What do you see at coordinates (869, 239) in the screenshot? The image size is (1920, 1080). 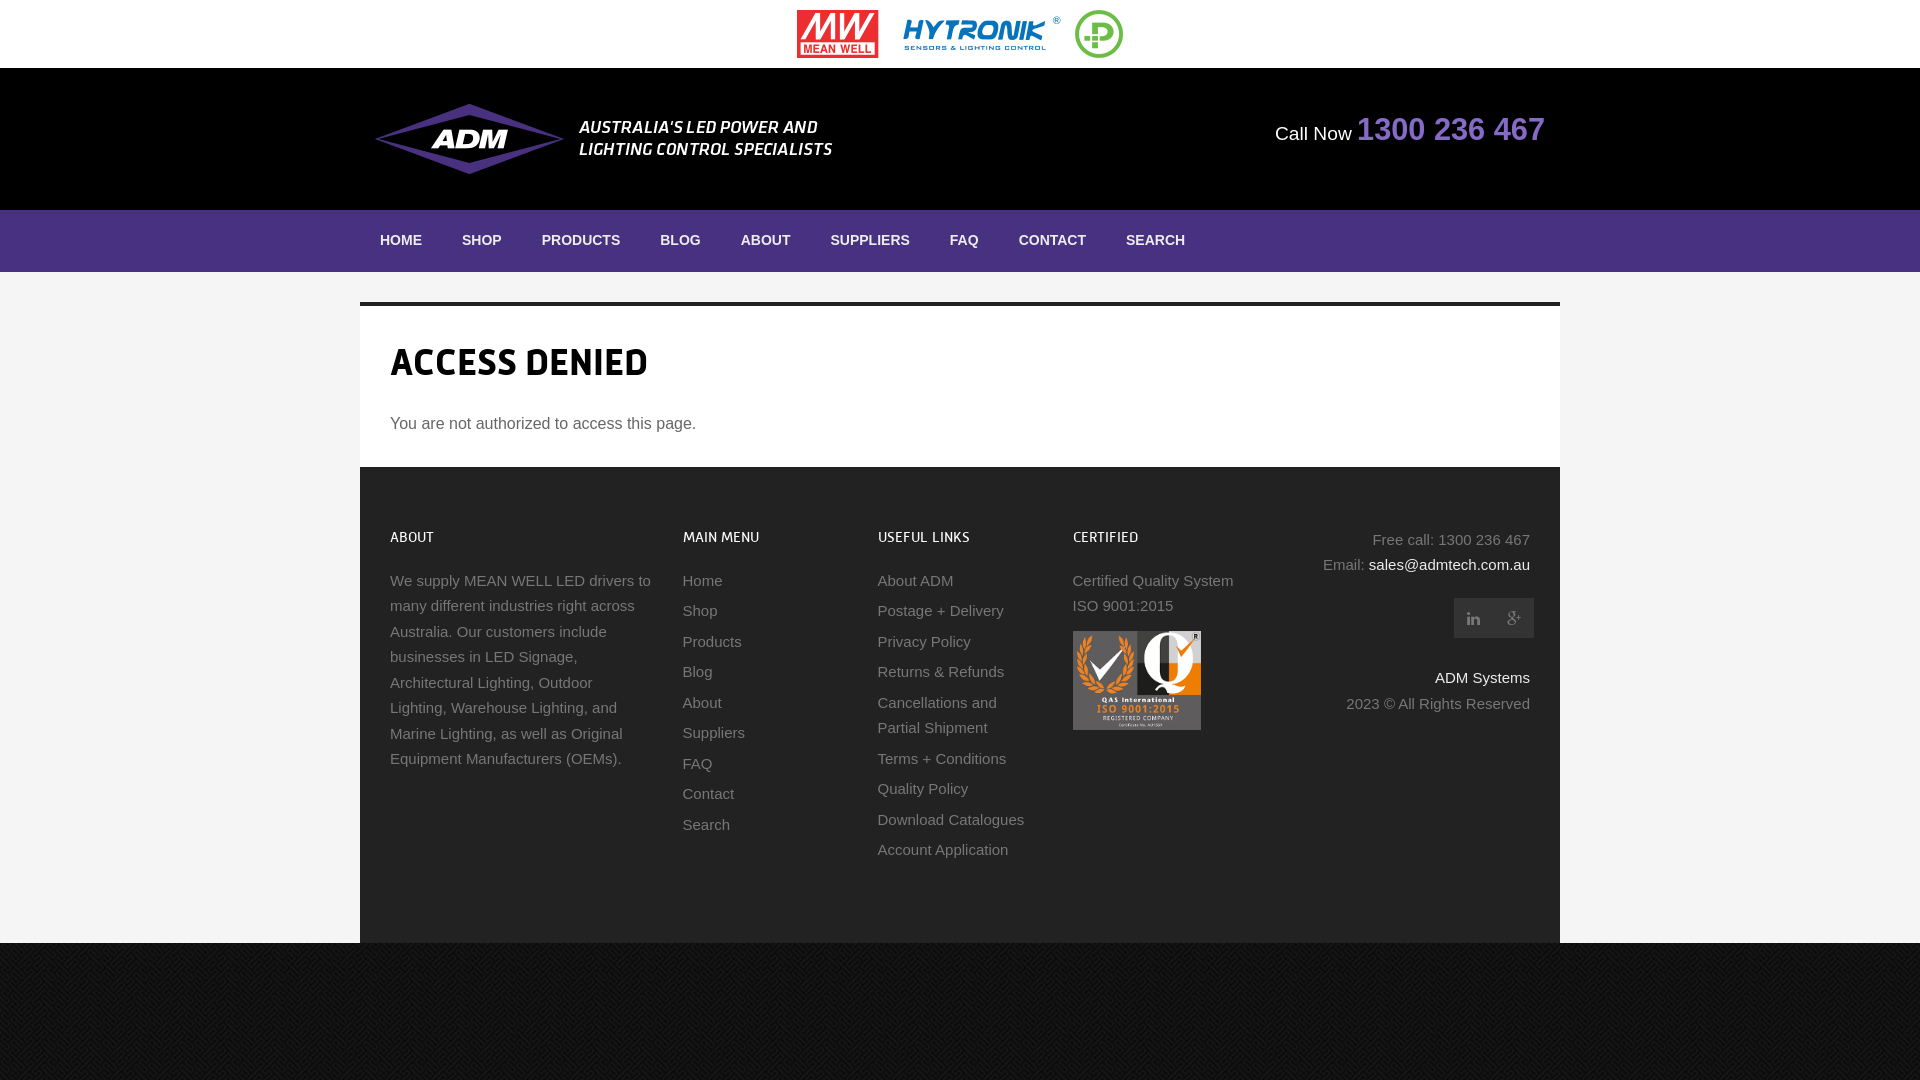 I see `'SUPPLIERS'` at bounding box center [869, 239].